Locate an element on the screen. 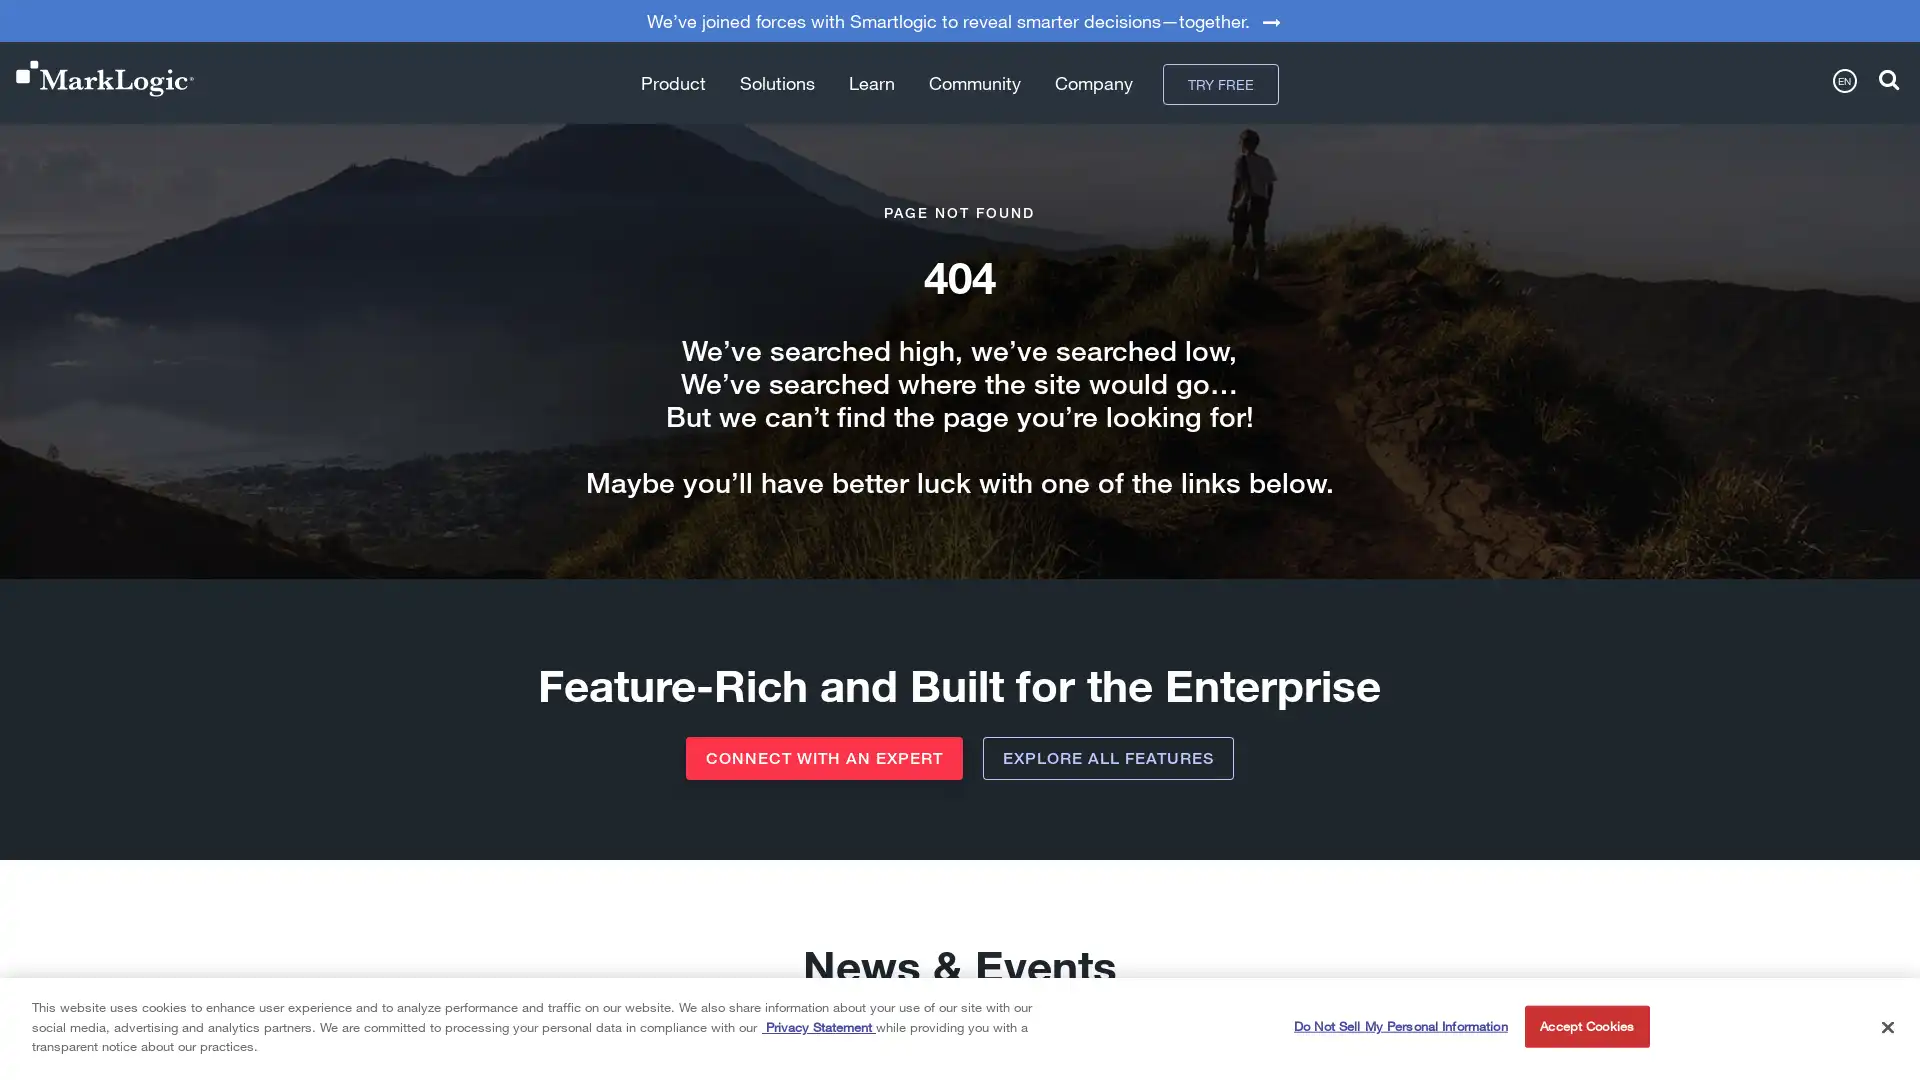 This screenshot has height=1080, width=1920. Close is located at coordinates (1886, 1026).